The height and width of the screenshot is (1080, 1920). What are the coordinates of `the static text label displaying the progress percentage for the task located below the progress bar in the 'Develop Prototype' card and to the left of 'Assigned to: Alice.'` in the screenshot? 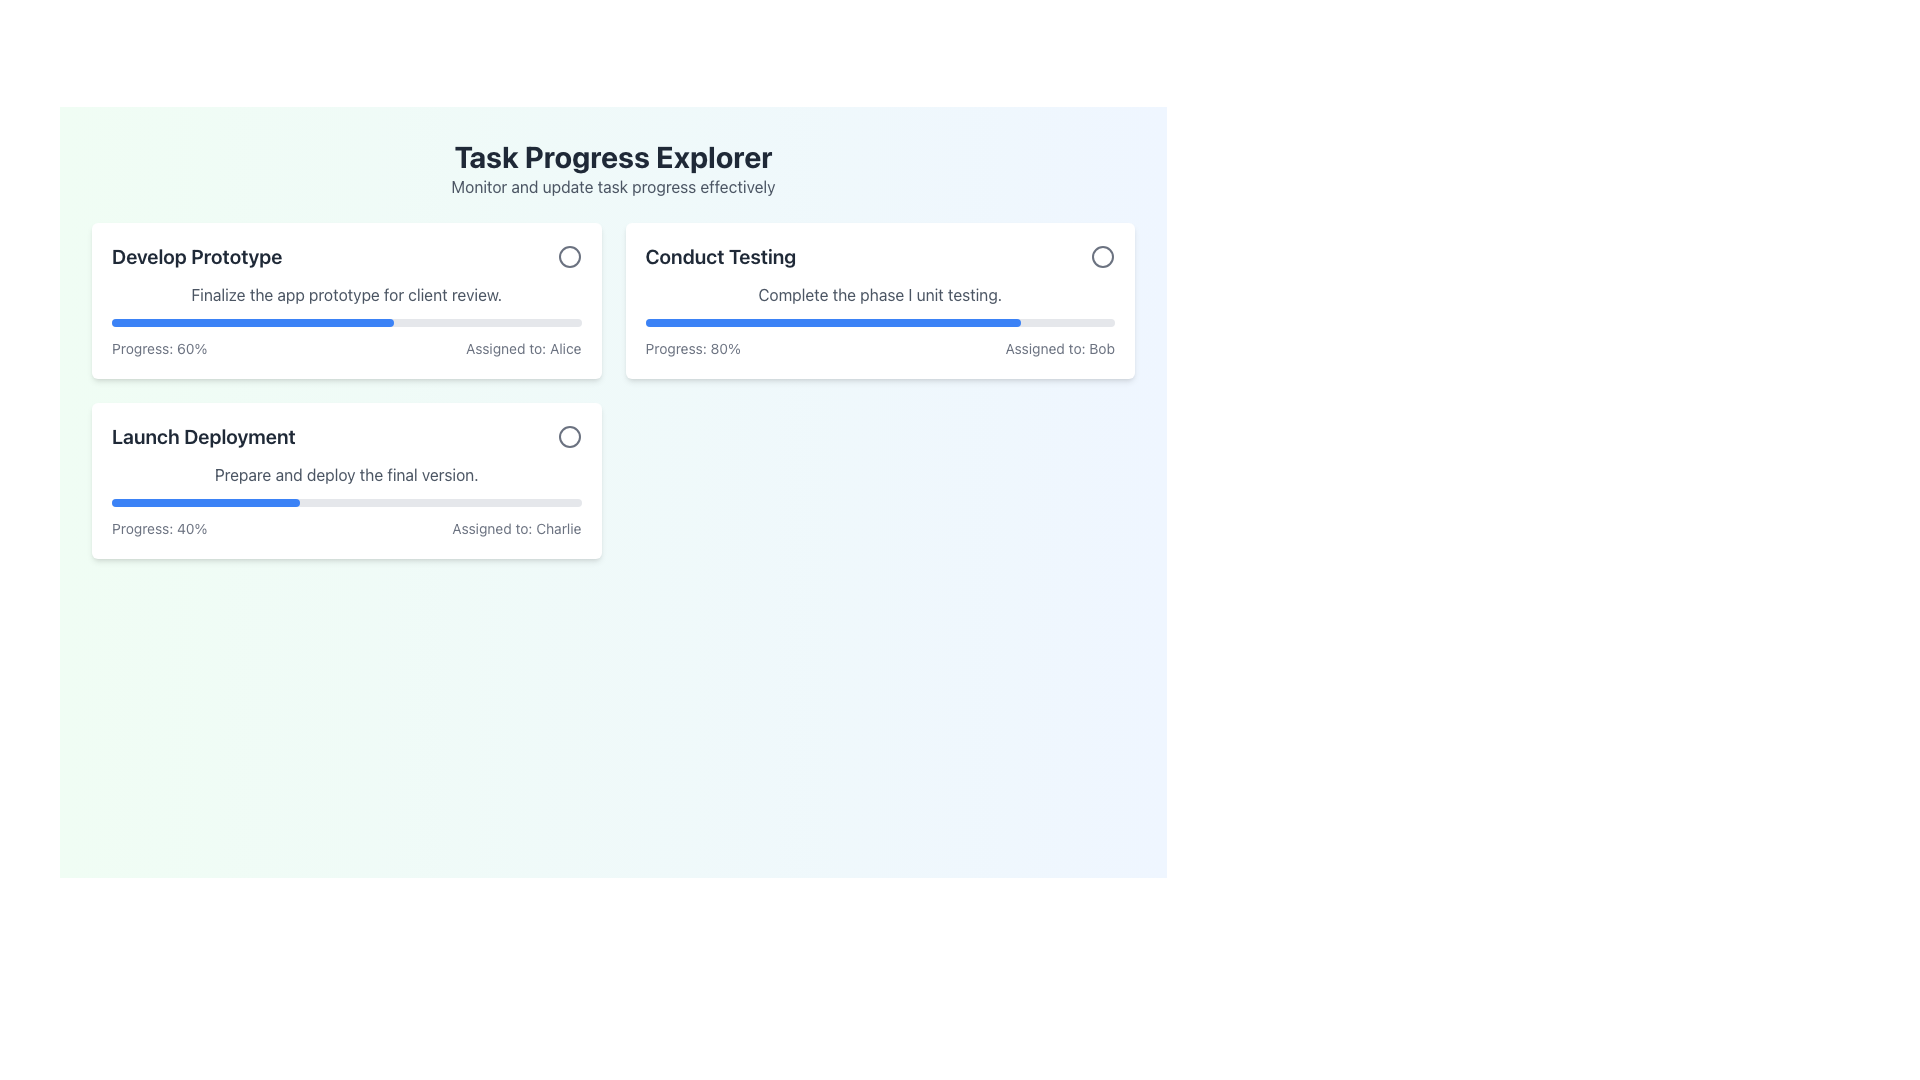 It's located at (158, 347).